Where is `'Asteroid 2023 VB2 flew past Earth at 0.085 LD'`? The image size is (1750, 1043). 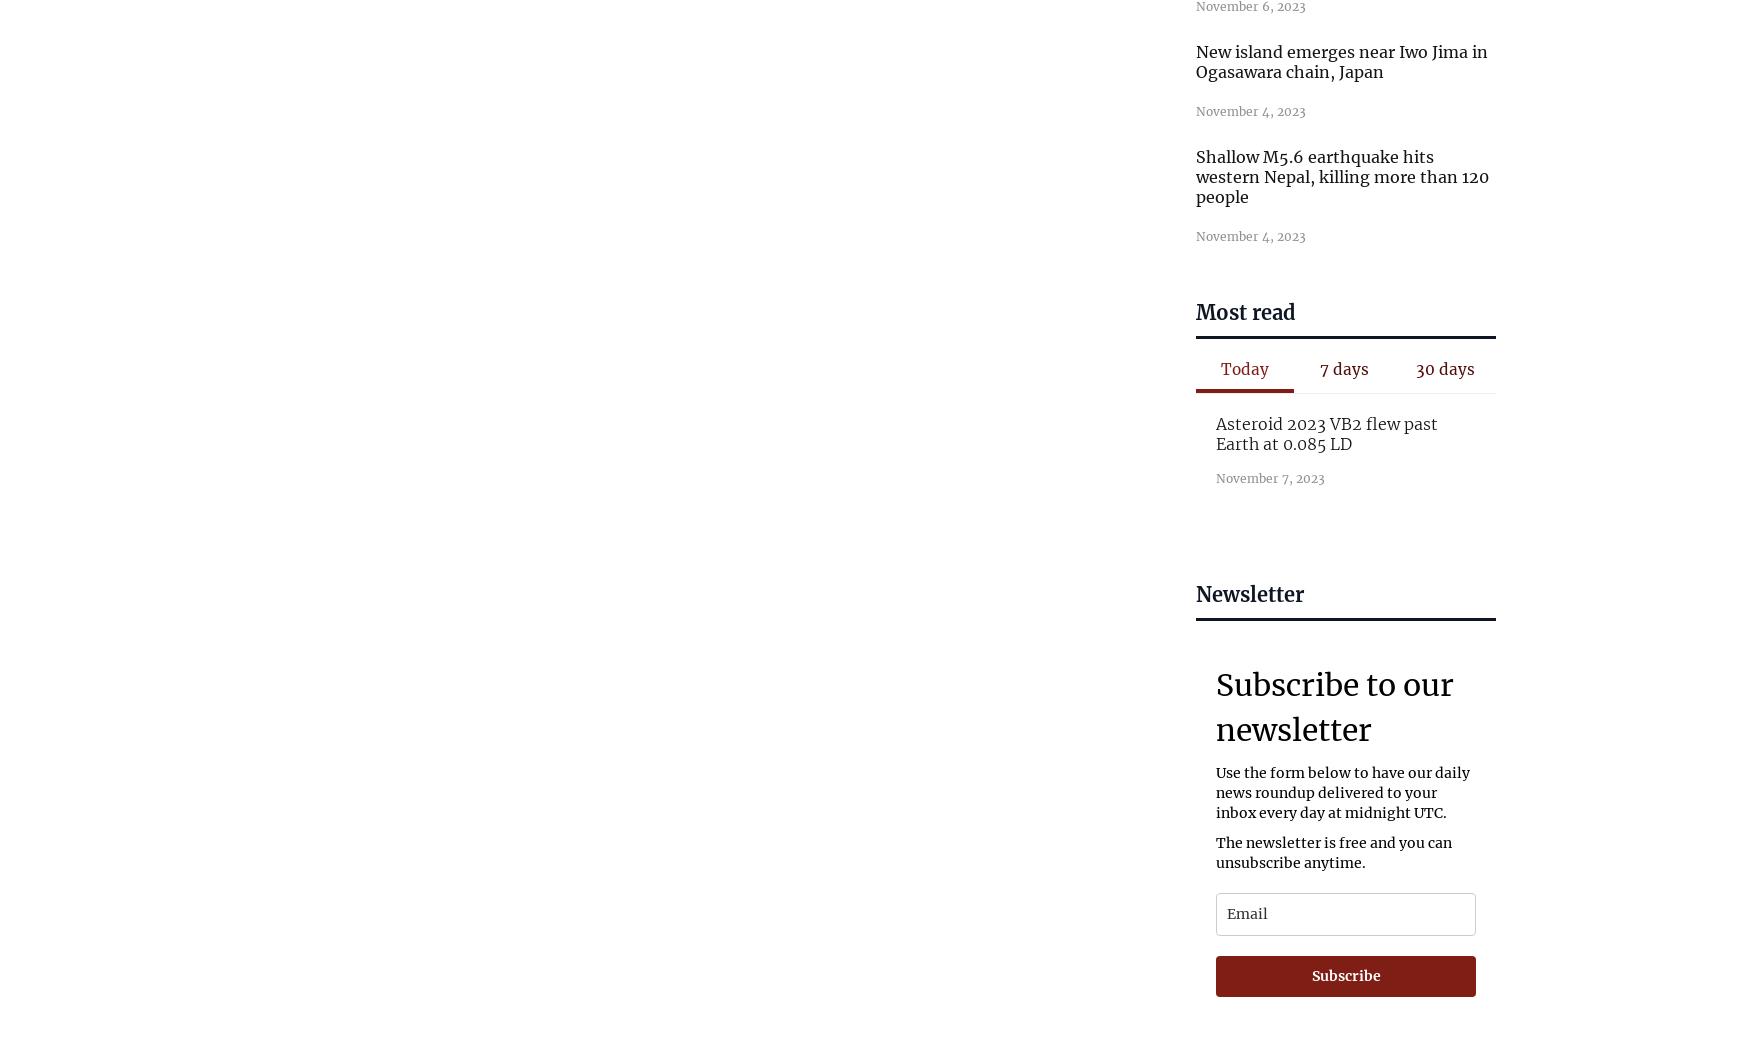 'Asteroid 2023 VB2 flew past Earth at 0.085 LD' is located at coordinates (1216, 432).